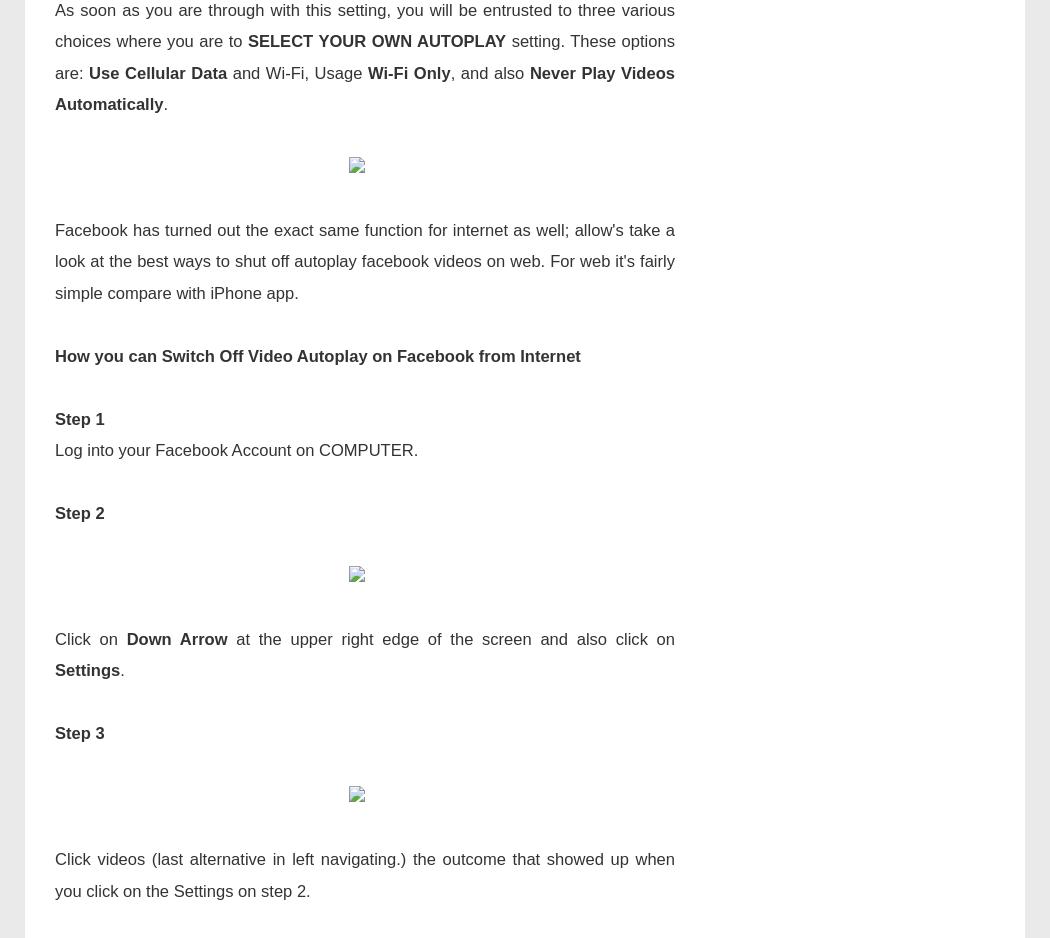 The height and width of the screenshot is (938, 1050). Describe the element at coordinates (54, 88) in the screenshot. I see `'Never Play Videos Automatically'` at that location.